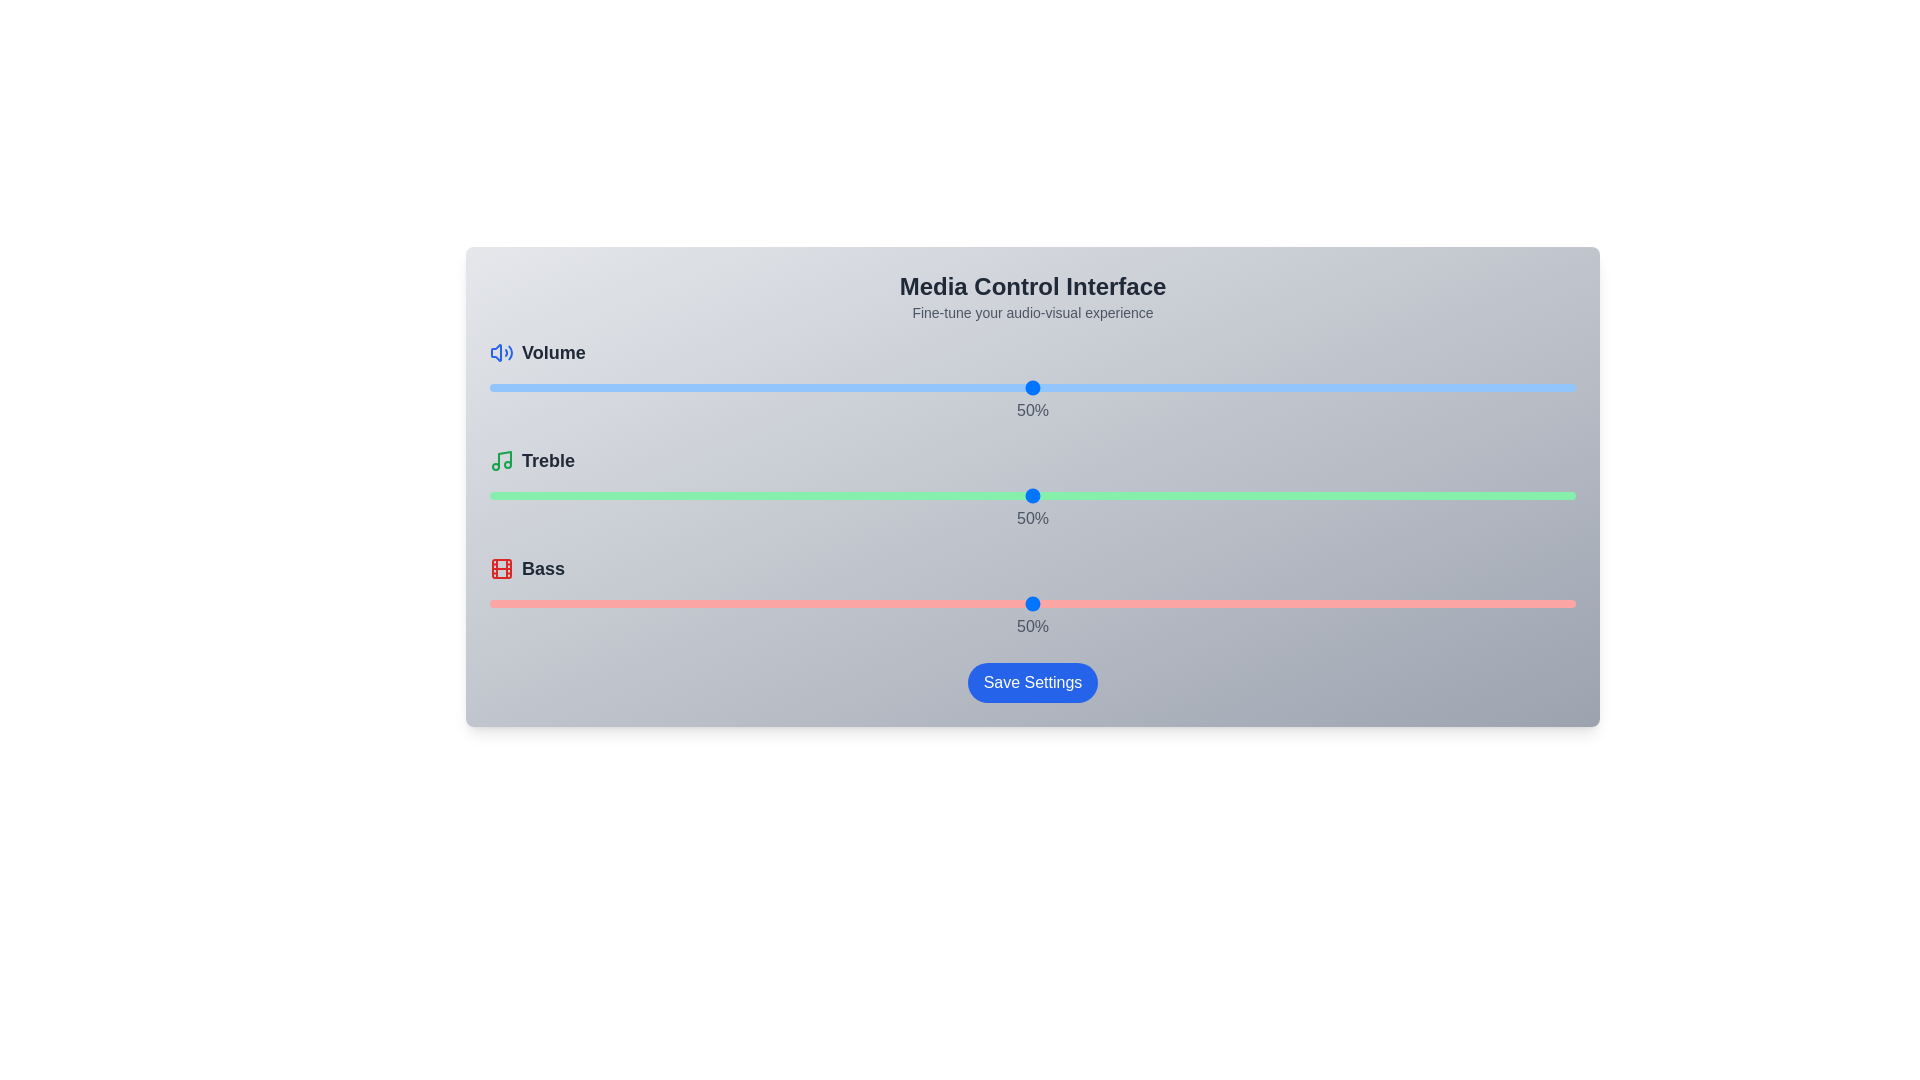 The image size is (1920, 1080). Describe the element at coordinates (804, 495) in the screenshot. I see `the slider value` at that location.